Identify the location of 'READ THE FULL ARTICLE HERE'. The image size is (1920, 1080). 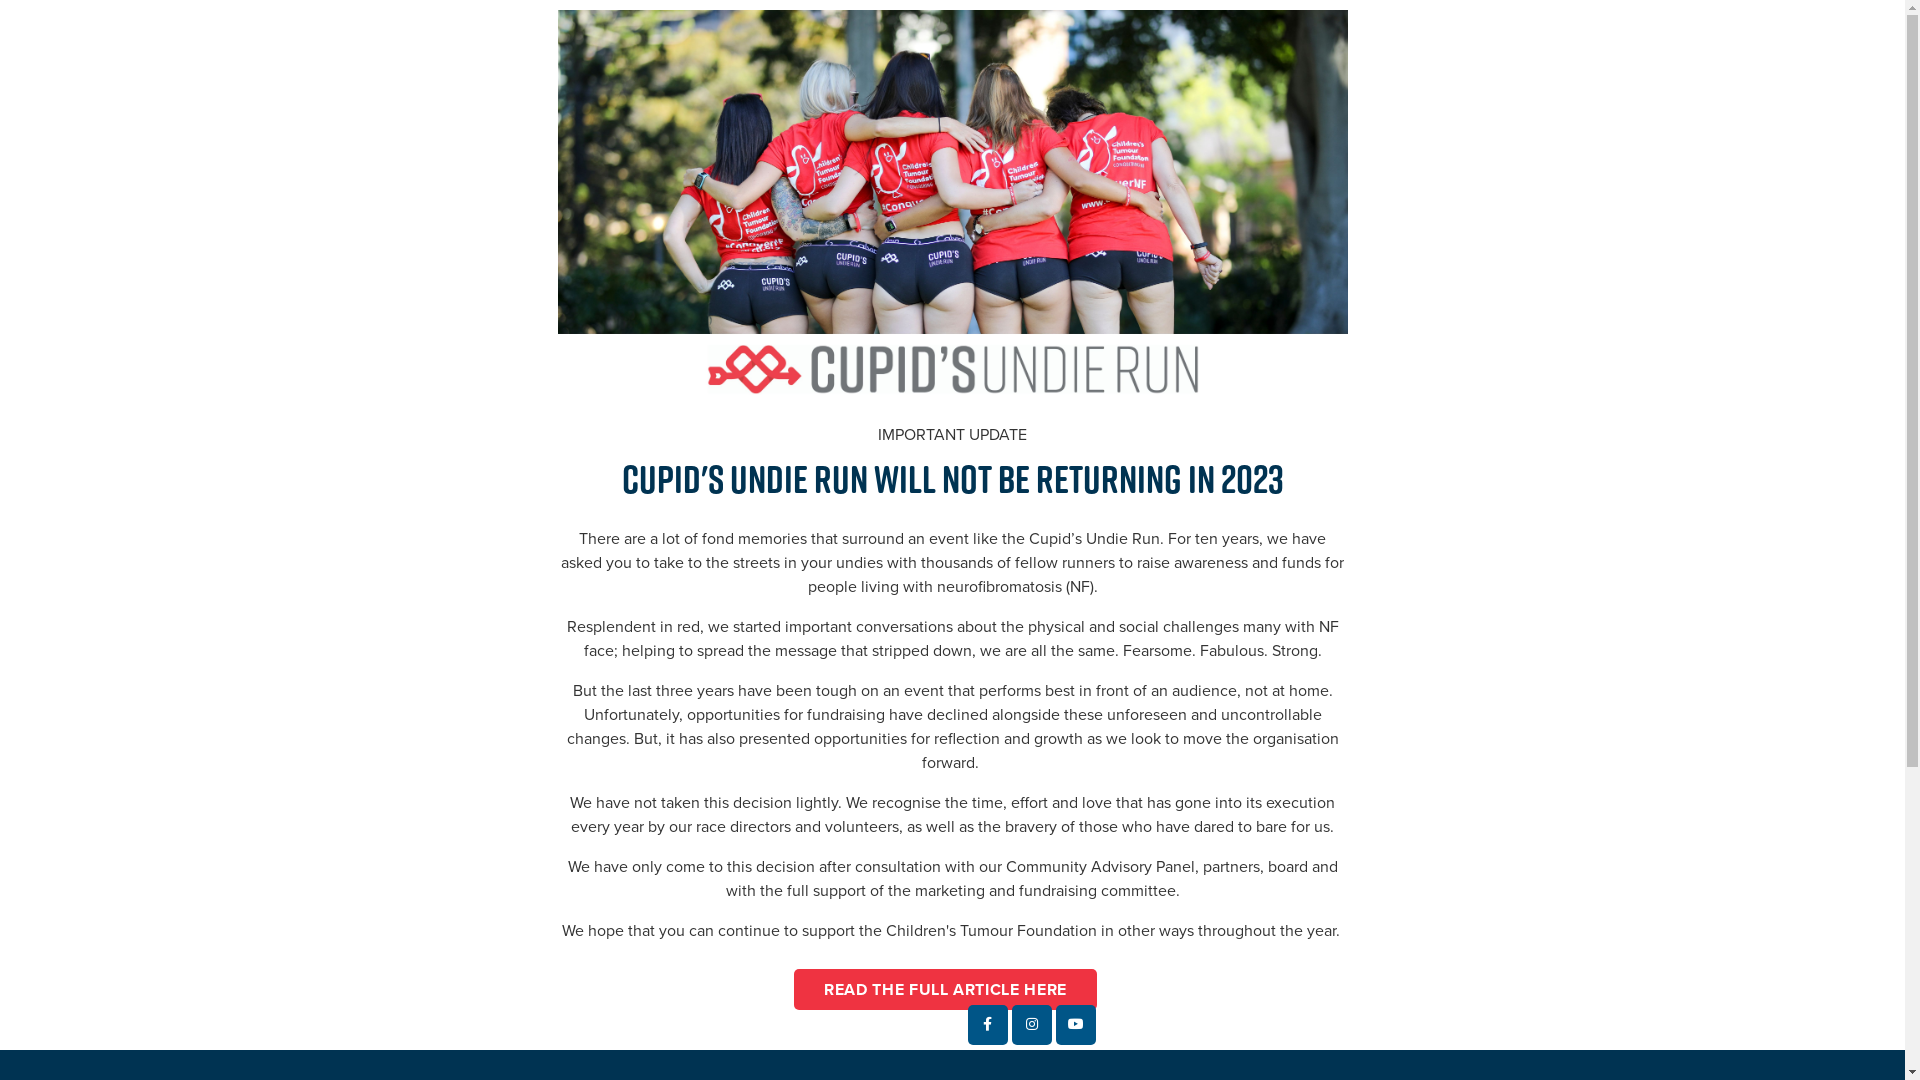
(944, 987).